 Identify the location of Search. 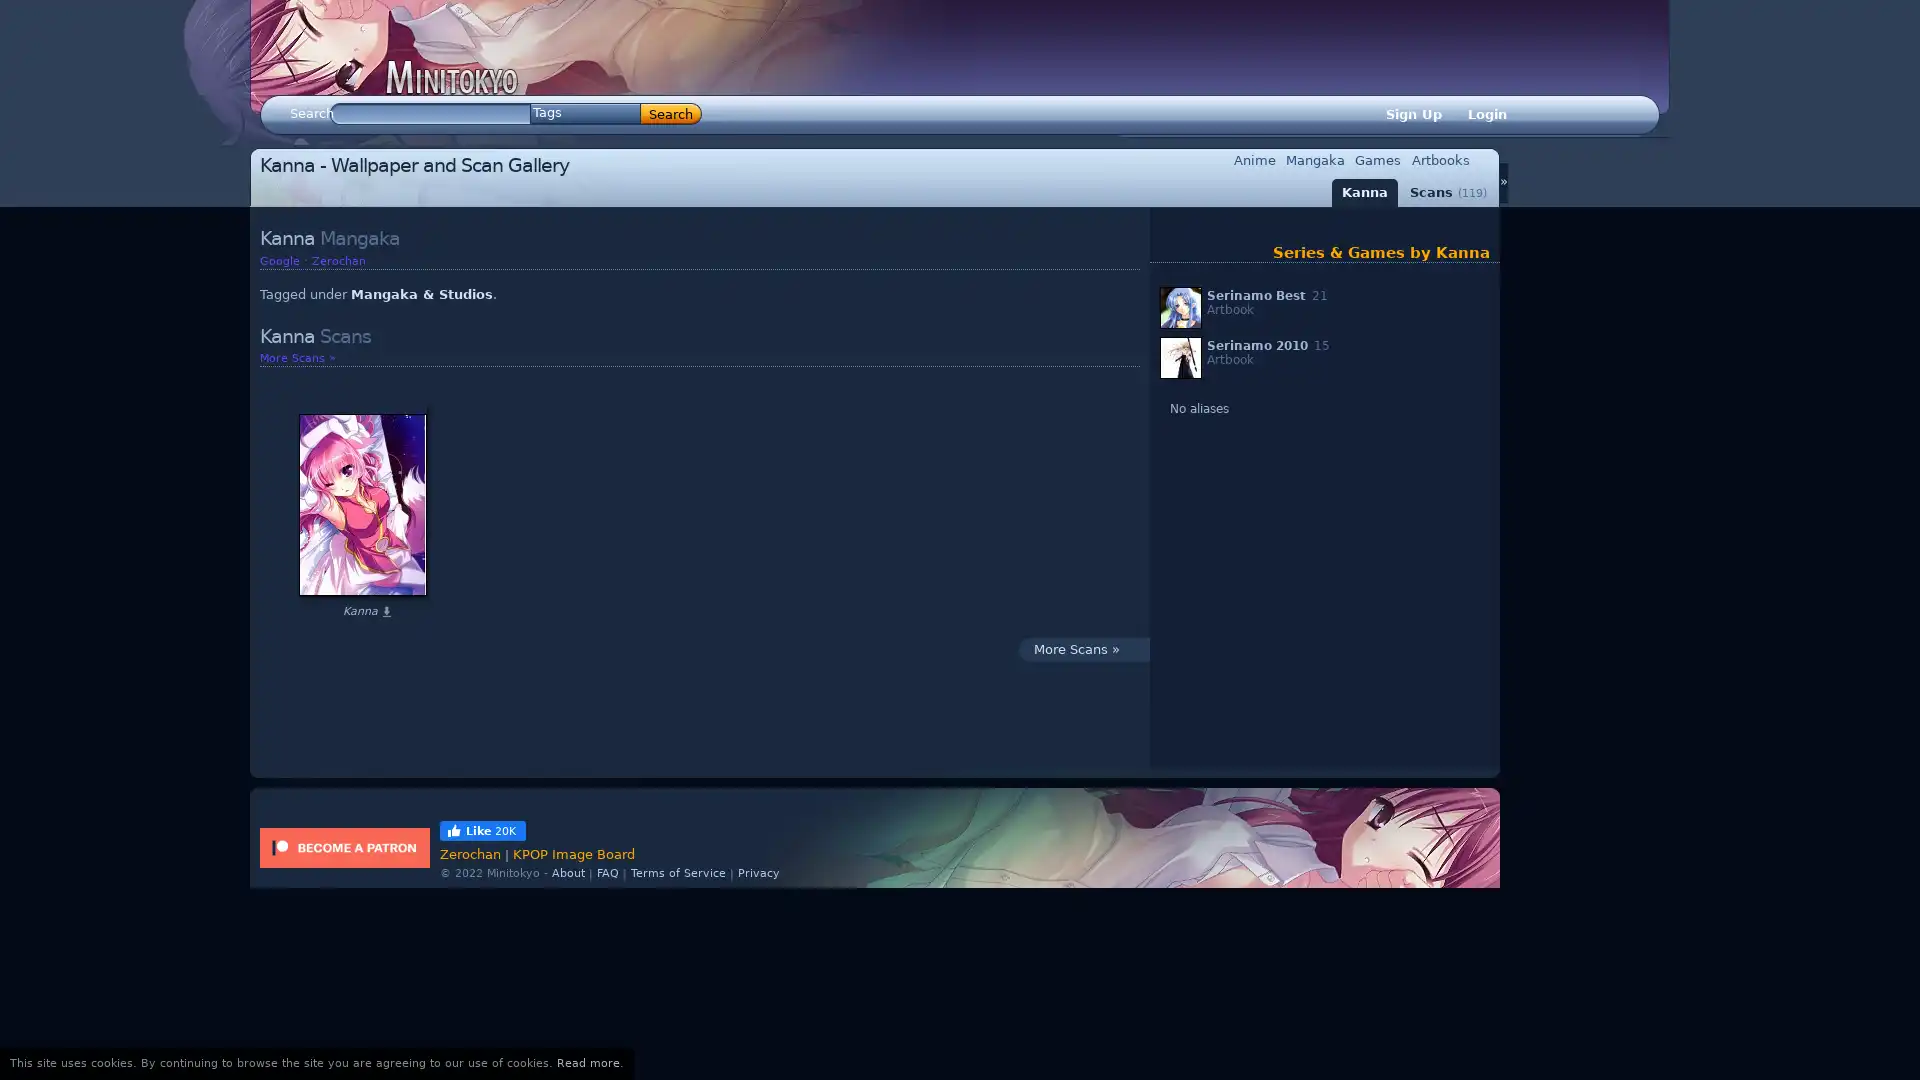
(671, 114).